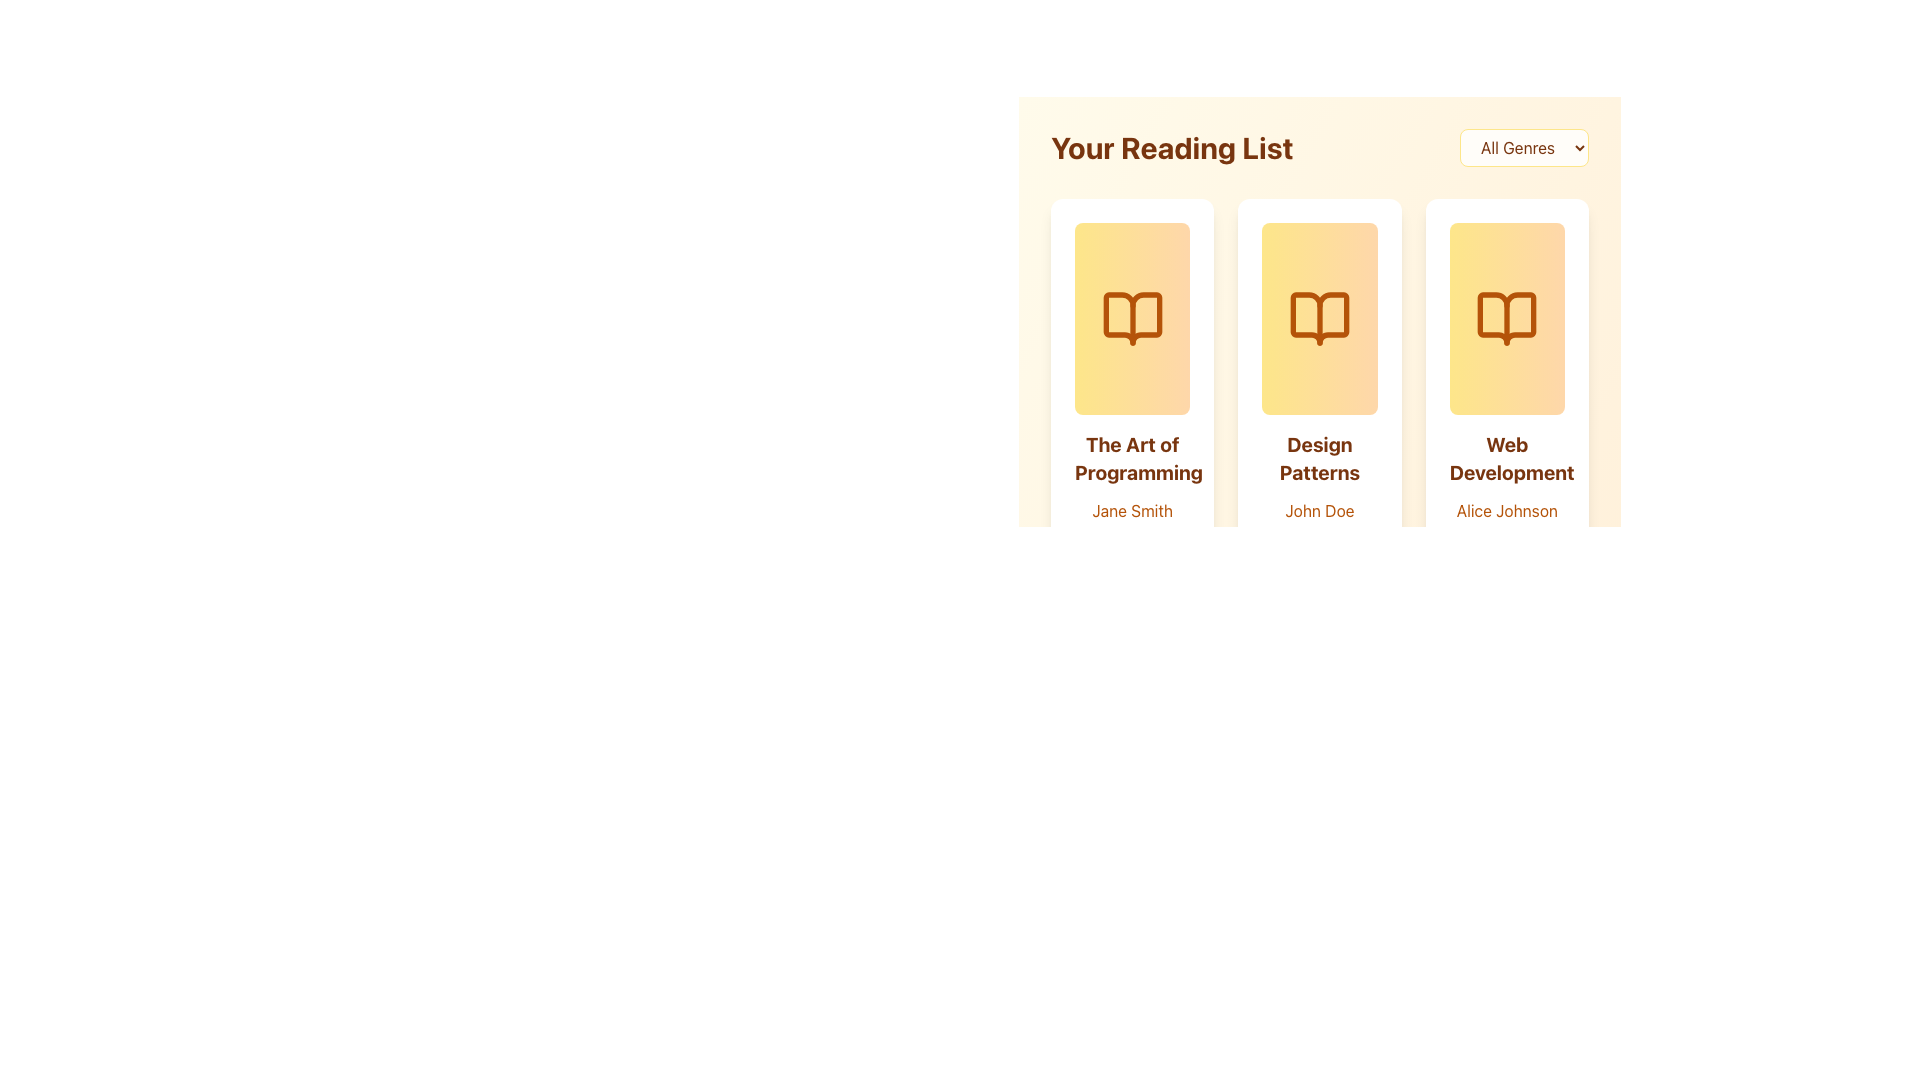 Image resolution: width=1920 pixels, height=1080 pixels. What do you see at coordinates (1320, 318) in the screenshot?
I see `the open book icon with a bold brown outline, located in the middle card of the 'Your Reading List' section, centered above the text 'Design Patterns' and 'John Doe'` at bounding box center [1320, 318].